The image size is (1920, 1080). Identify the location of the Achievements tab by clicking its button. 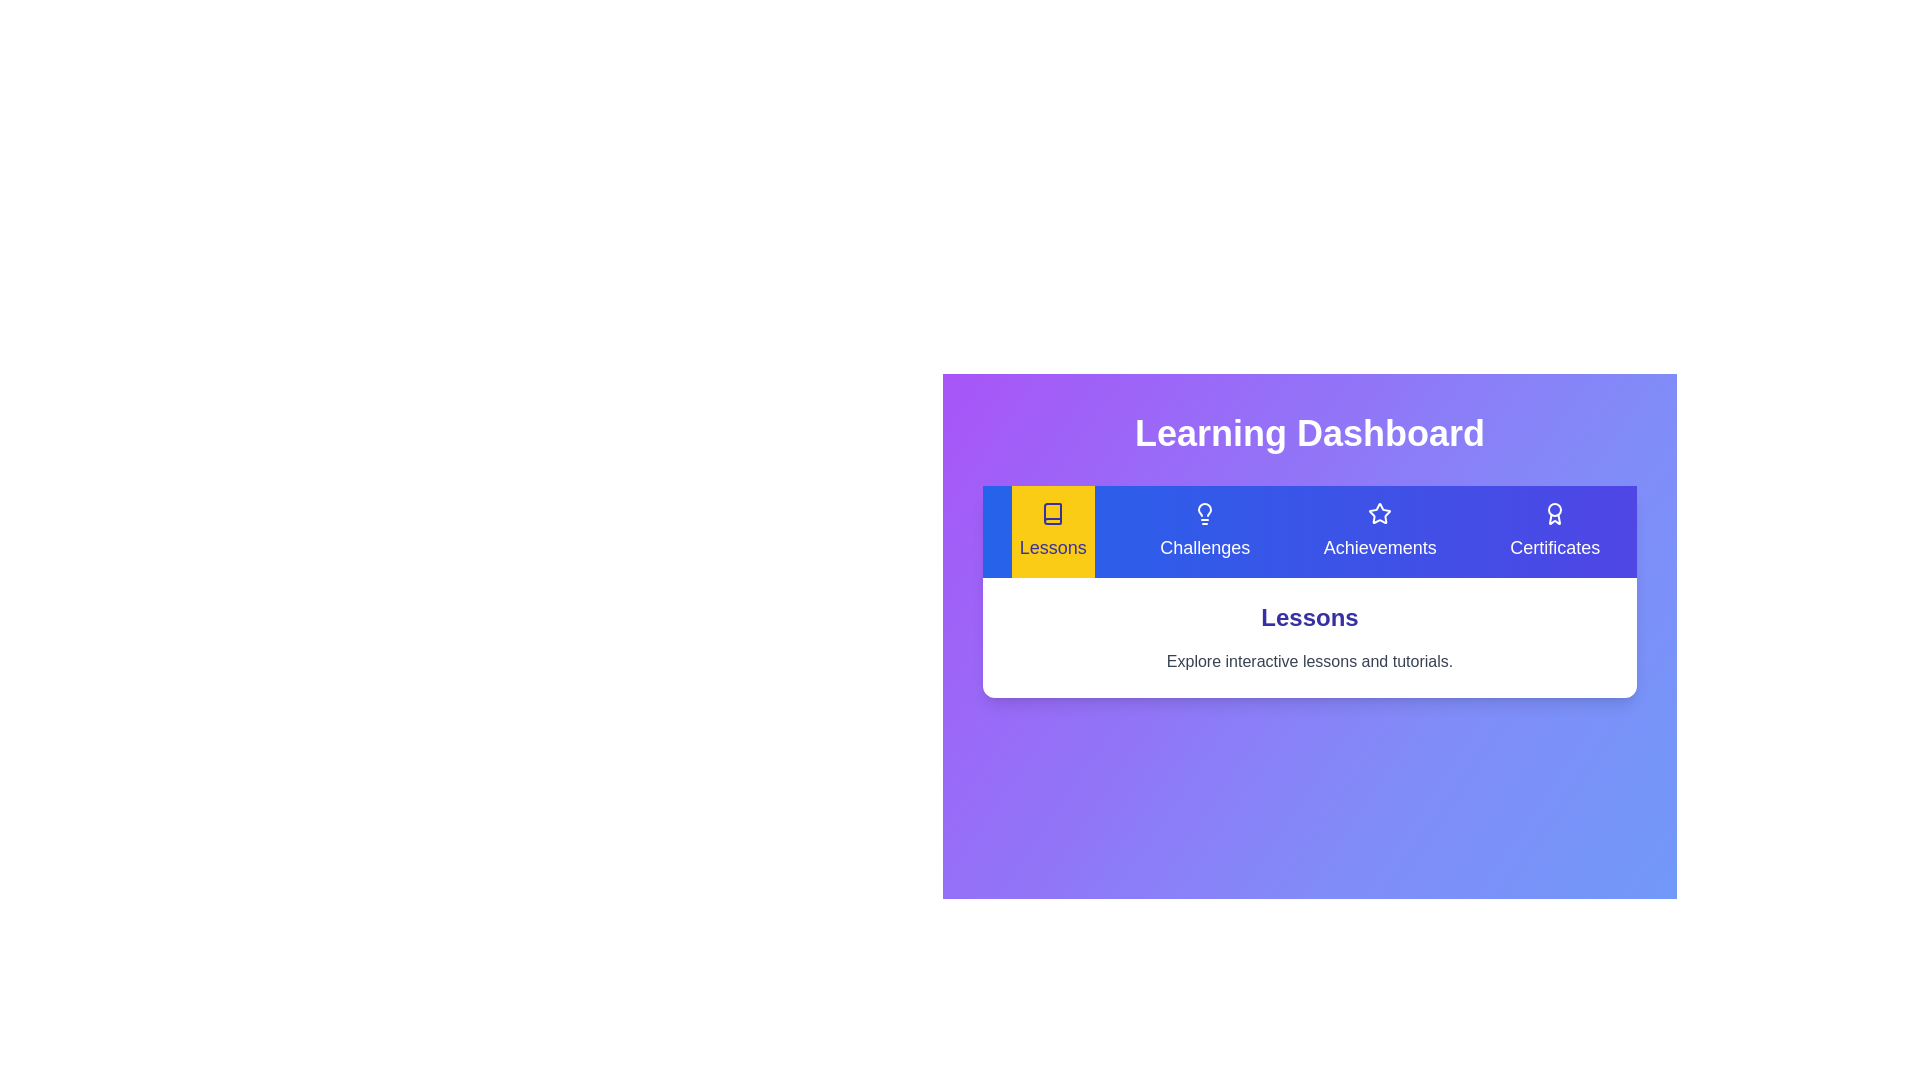
(1379, 531).